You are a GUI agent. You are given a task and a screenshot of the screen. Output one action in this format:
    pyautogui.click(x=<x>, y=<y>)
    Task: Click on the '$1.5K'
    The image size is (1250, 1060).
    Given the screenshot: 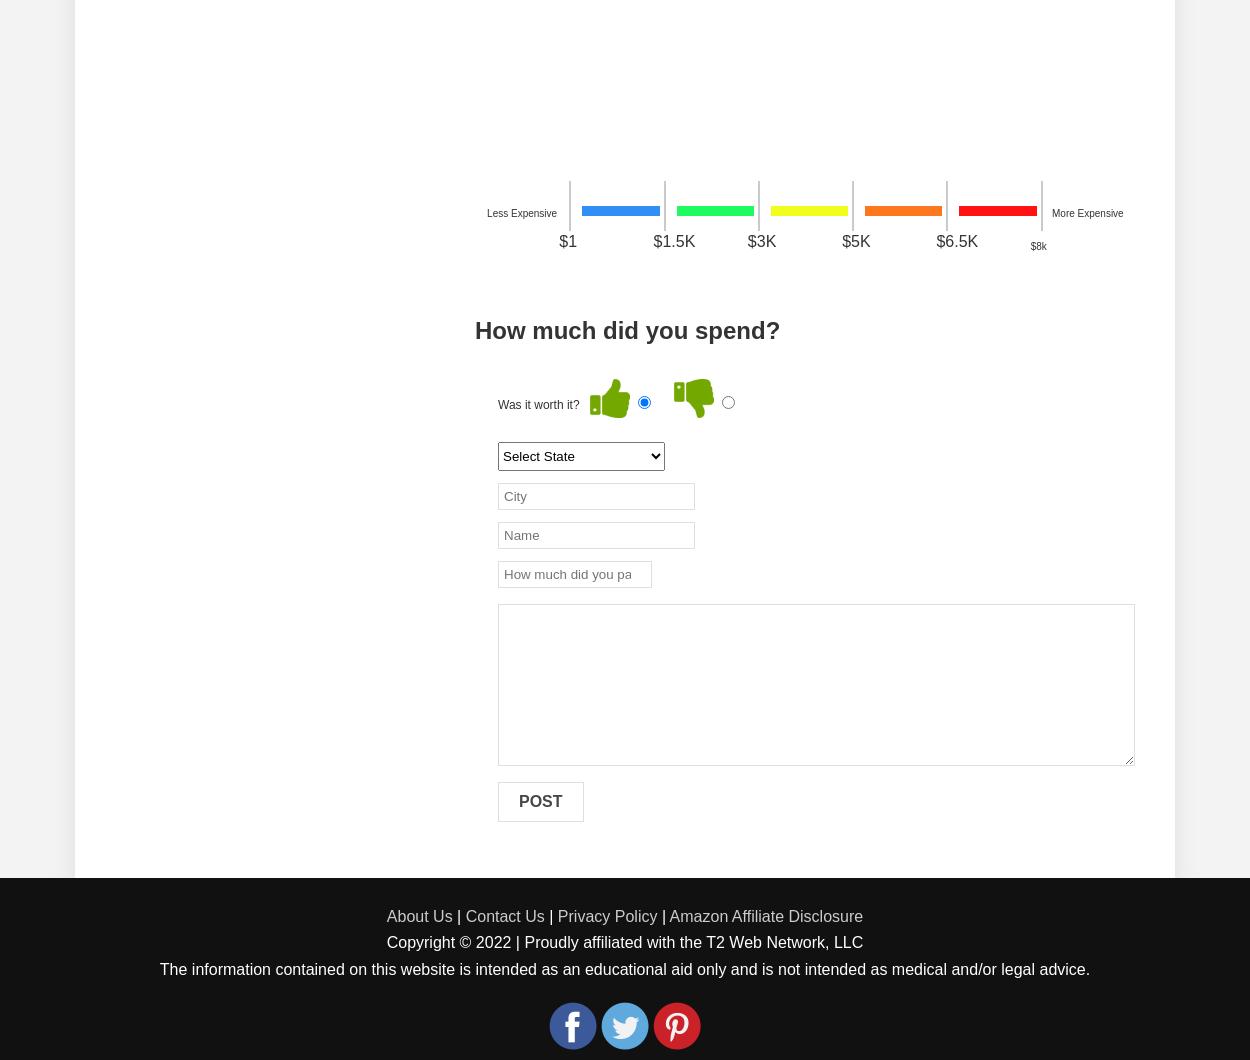 What is the action you would take?
    pyautogui.click(x=674, y=240)
    